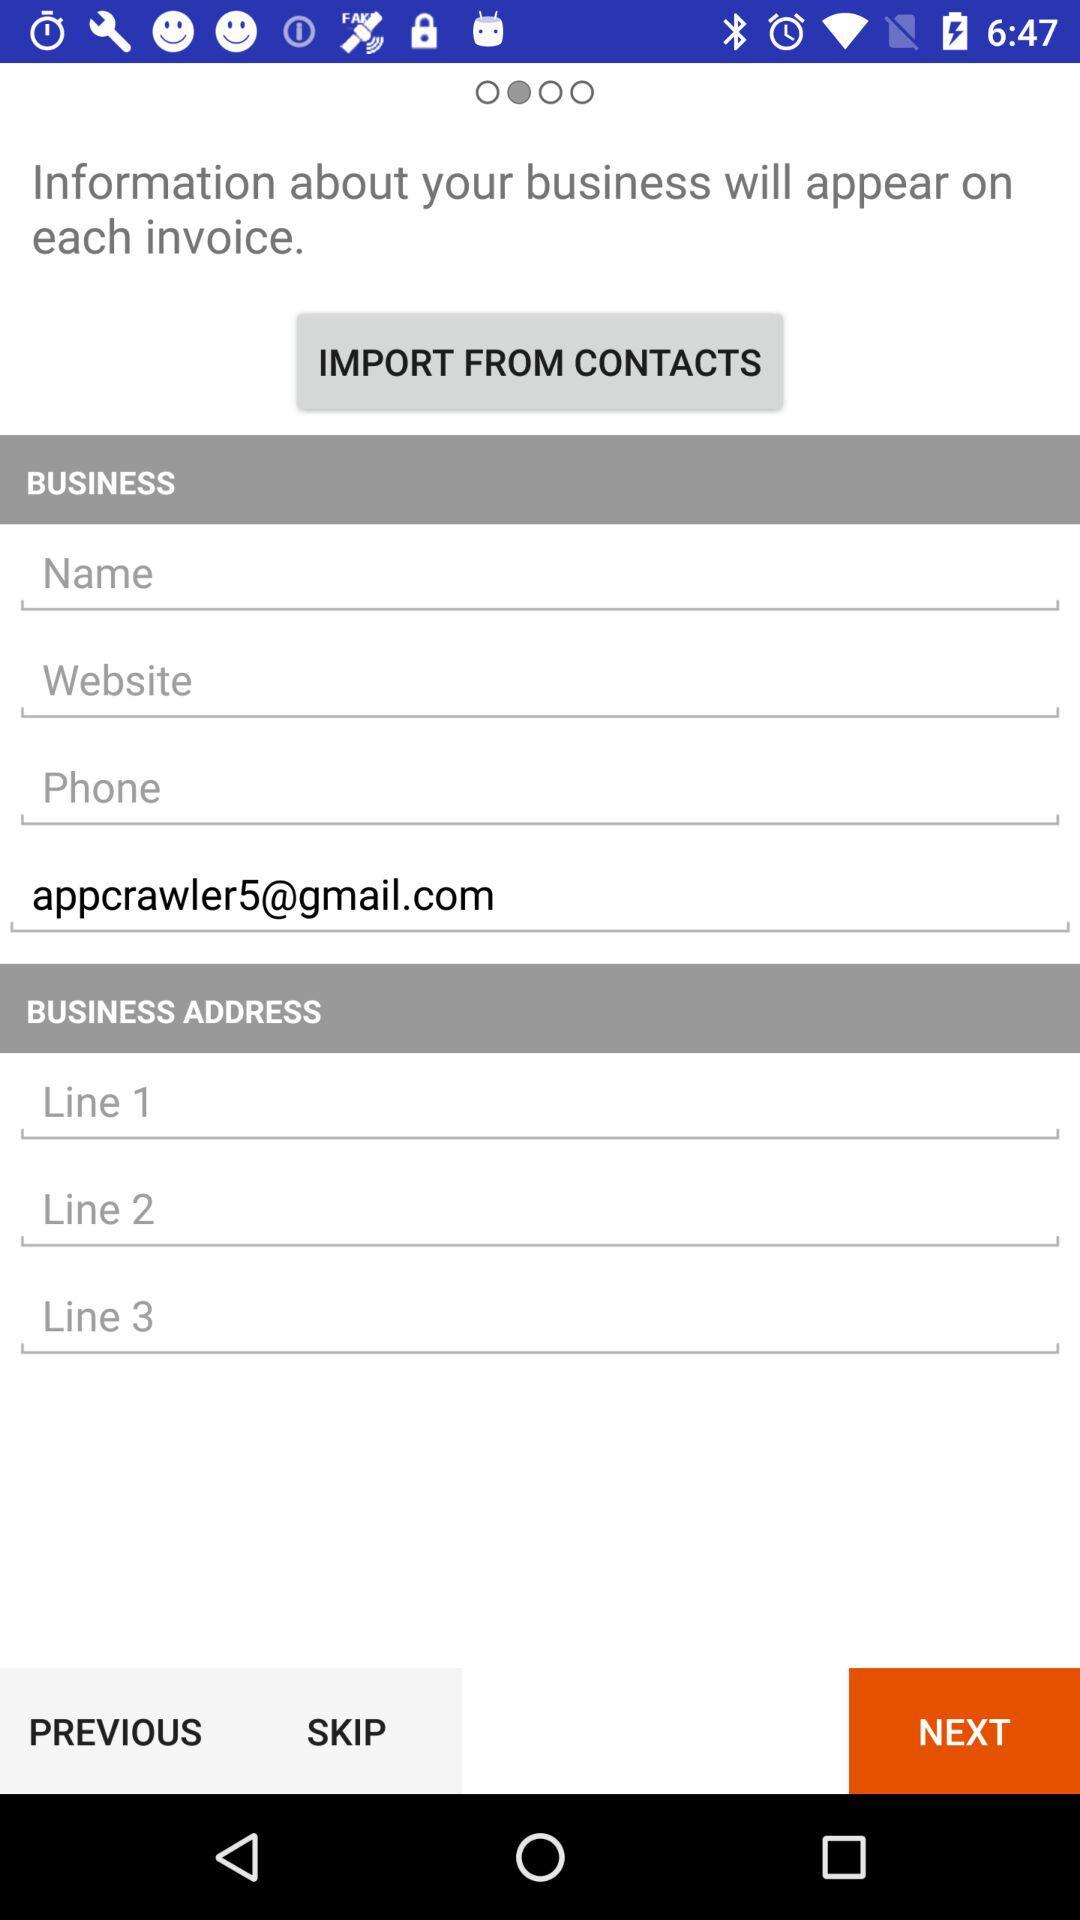 Image resolution: width=1080 pixels, height=1920 pixels. Describe the element at coordinates (540, 361) in the screenshot. I see `the import from contacts icon` at that location.